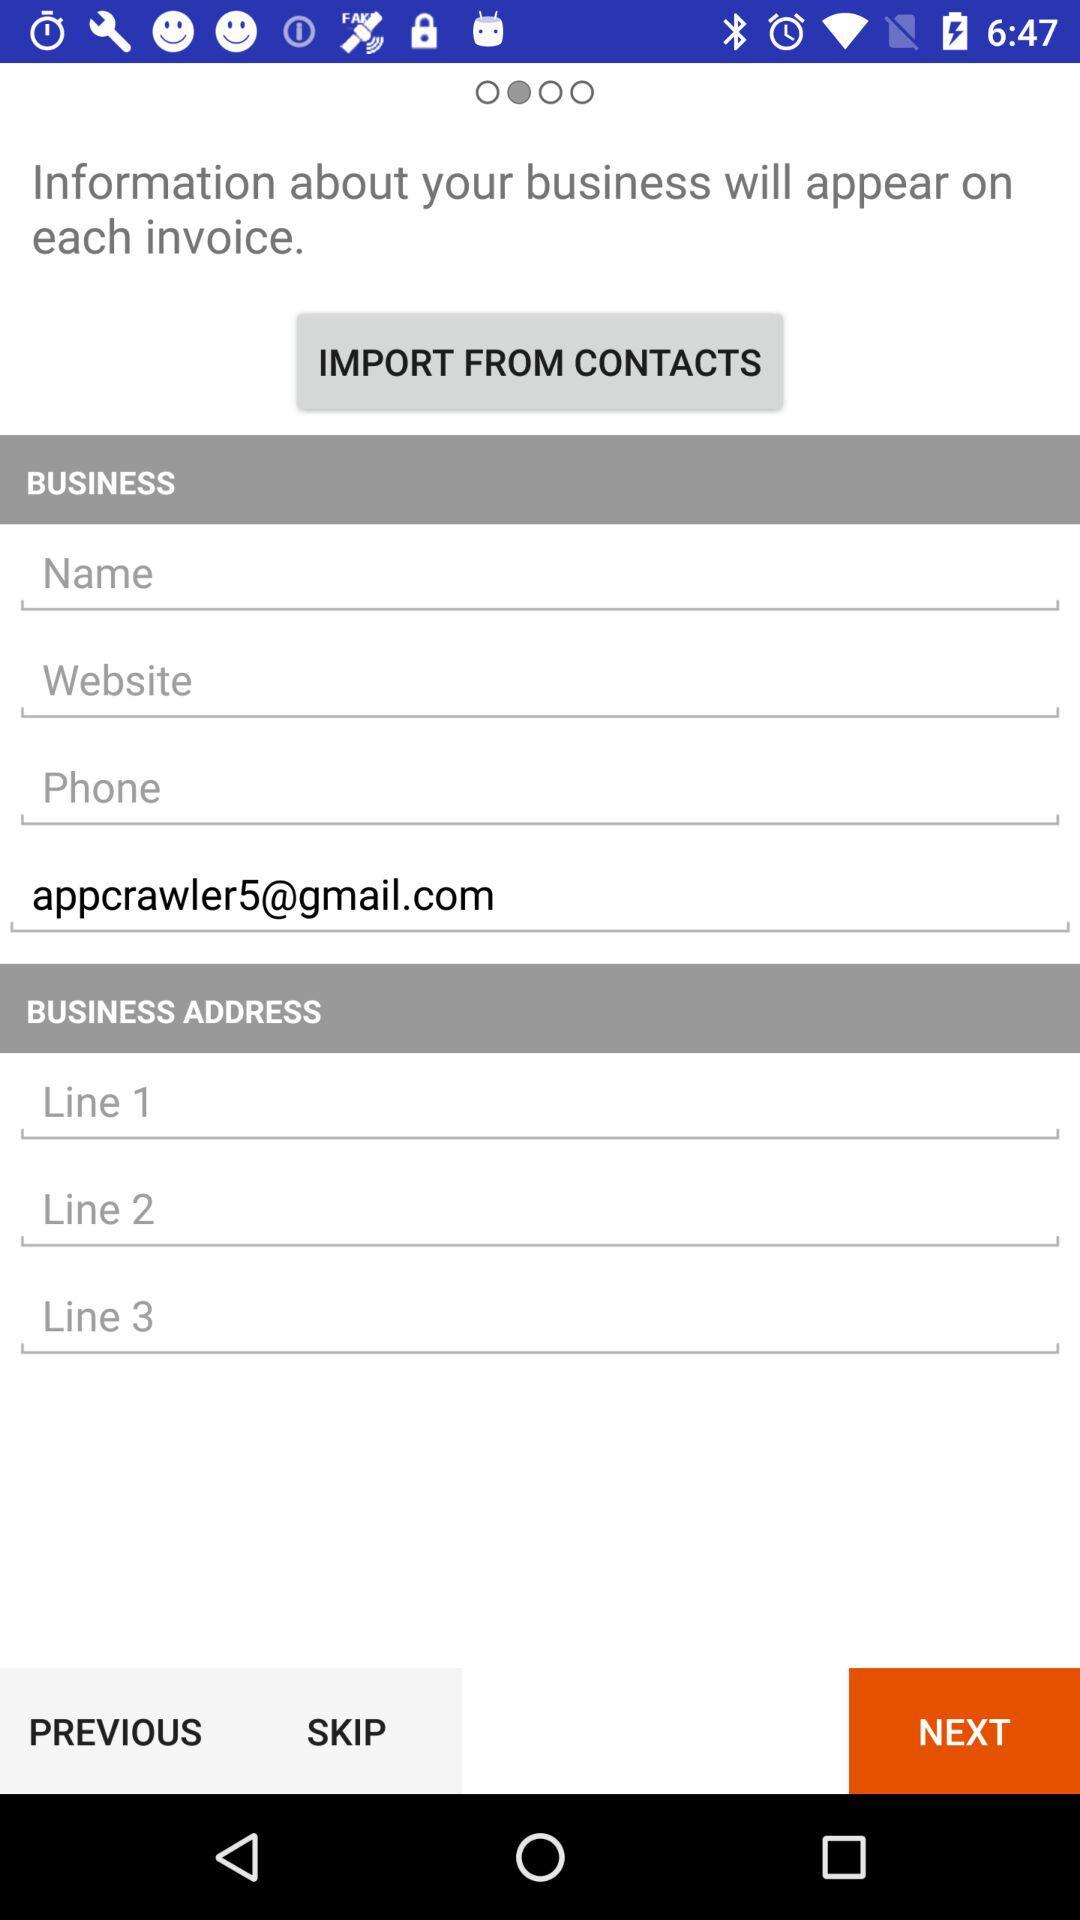 Image resolution: width=1080 pixels, height=1920 pixels. Describe the element at coordinates (540, 361) in the screenshot. I see `the import from contacts icon` at that location.